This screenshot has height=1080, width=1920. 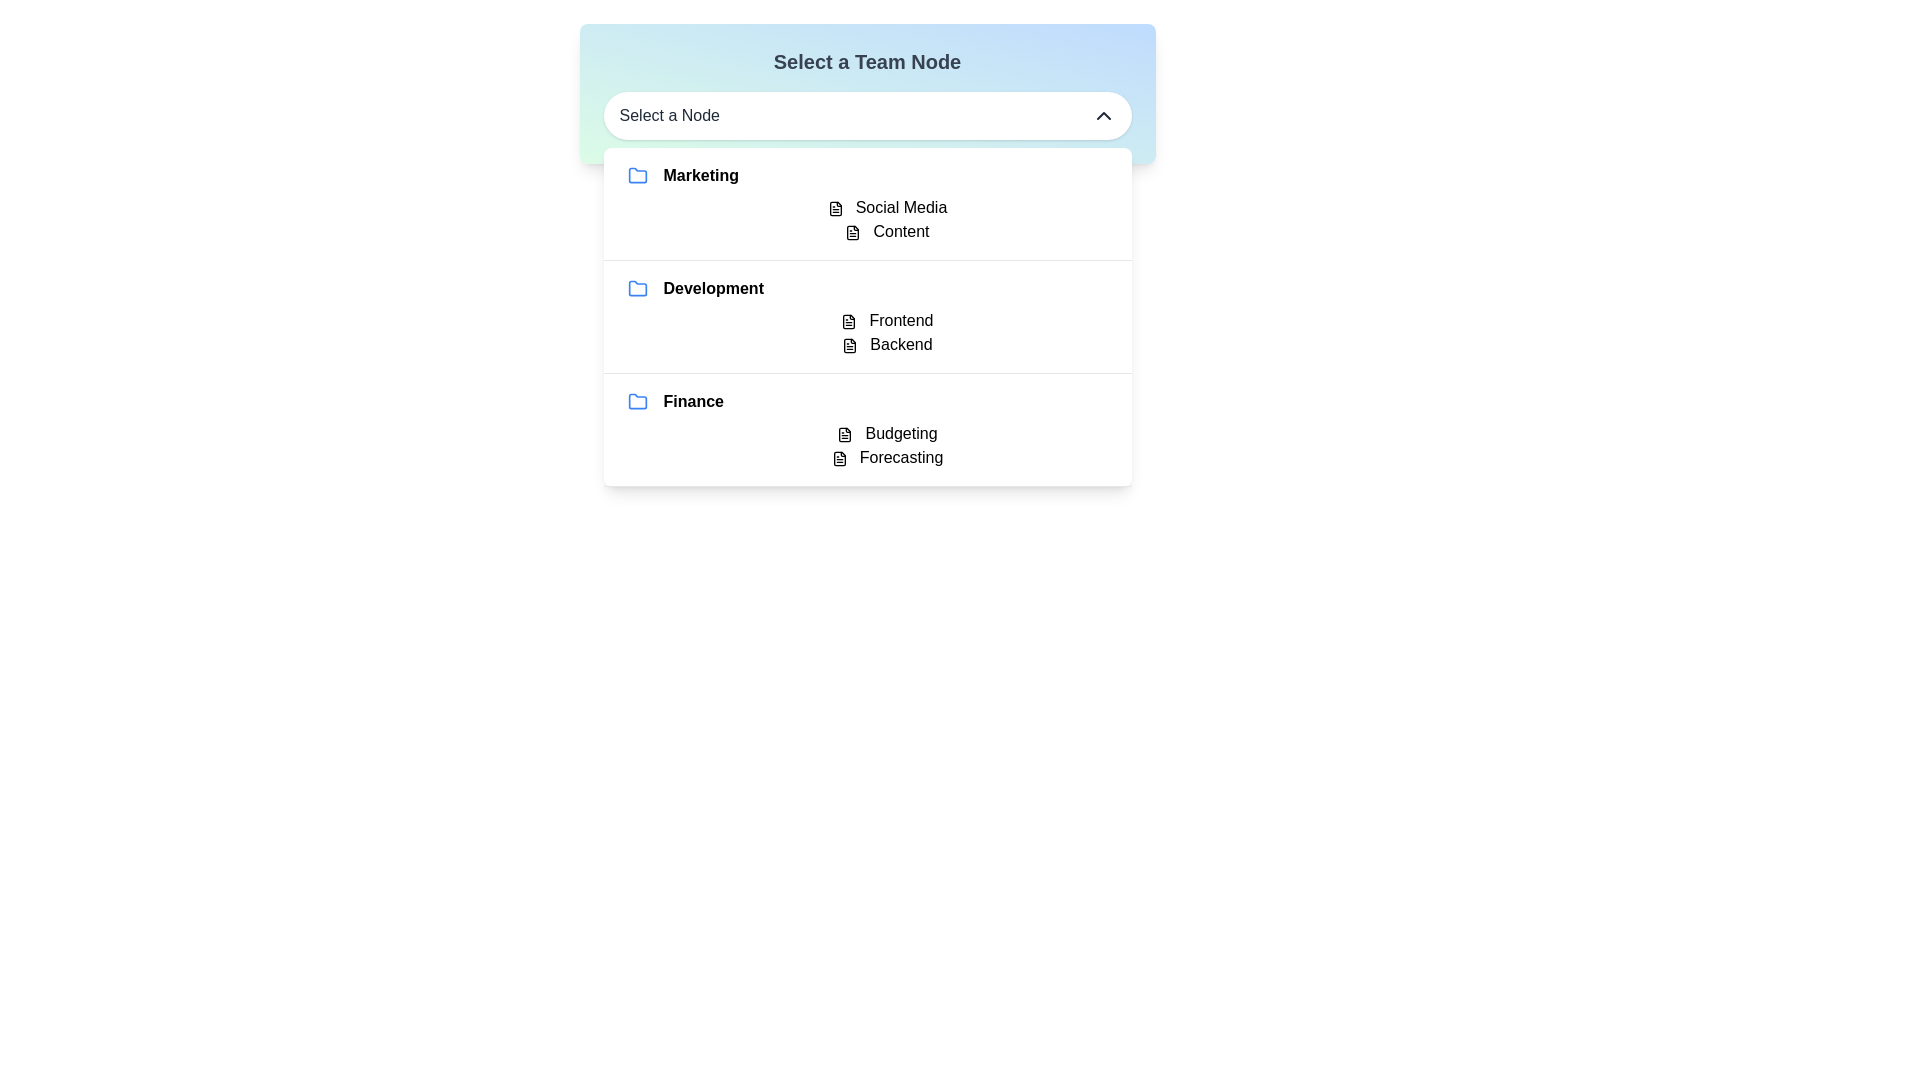 What do you see at coordinates (886, 319) in the screenshot?
I see `the selectable text label displaying 'Frontend' with an icon` at bounding box center [886, 319].